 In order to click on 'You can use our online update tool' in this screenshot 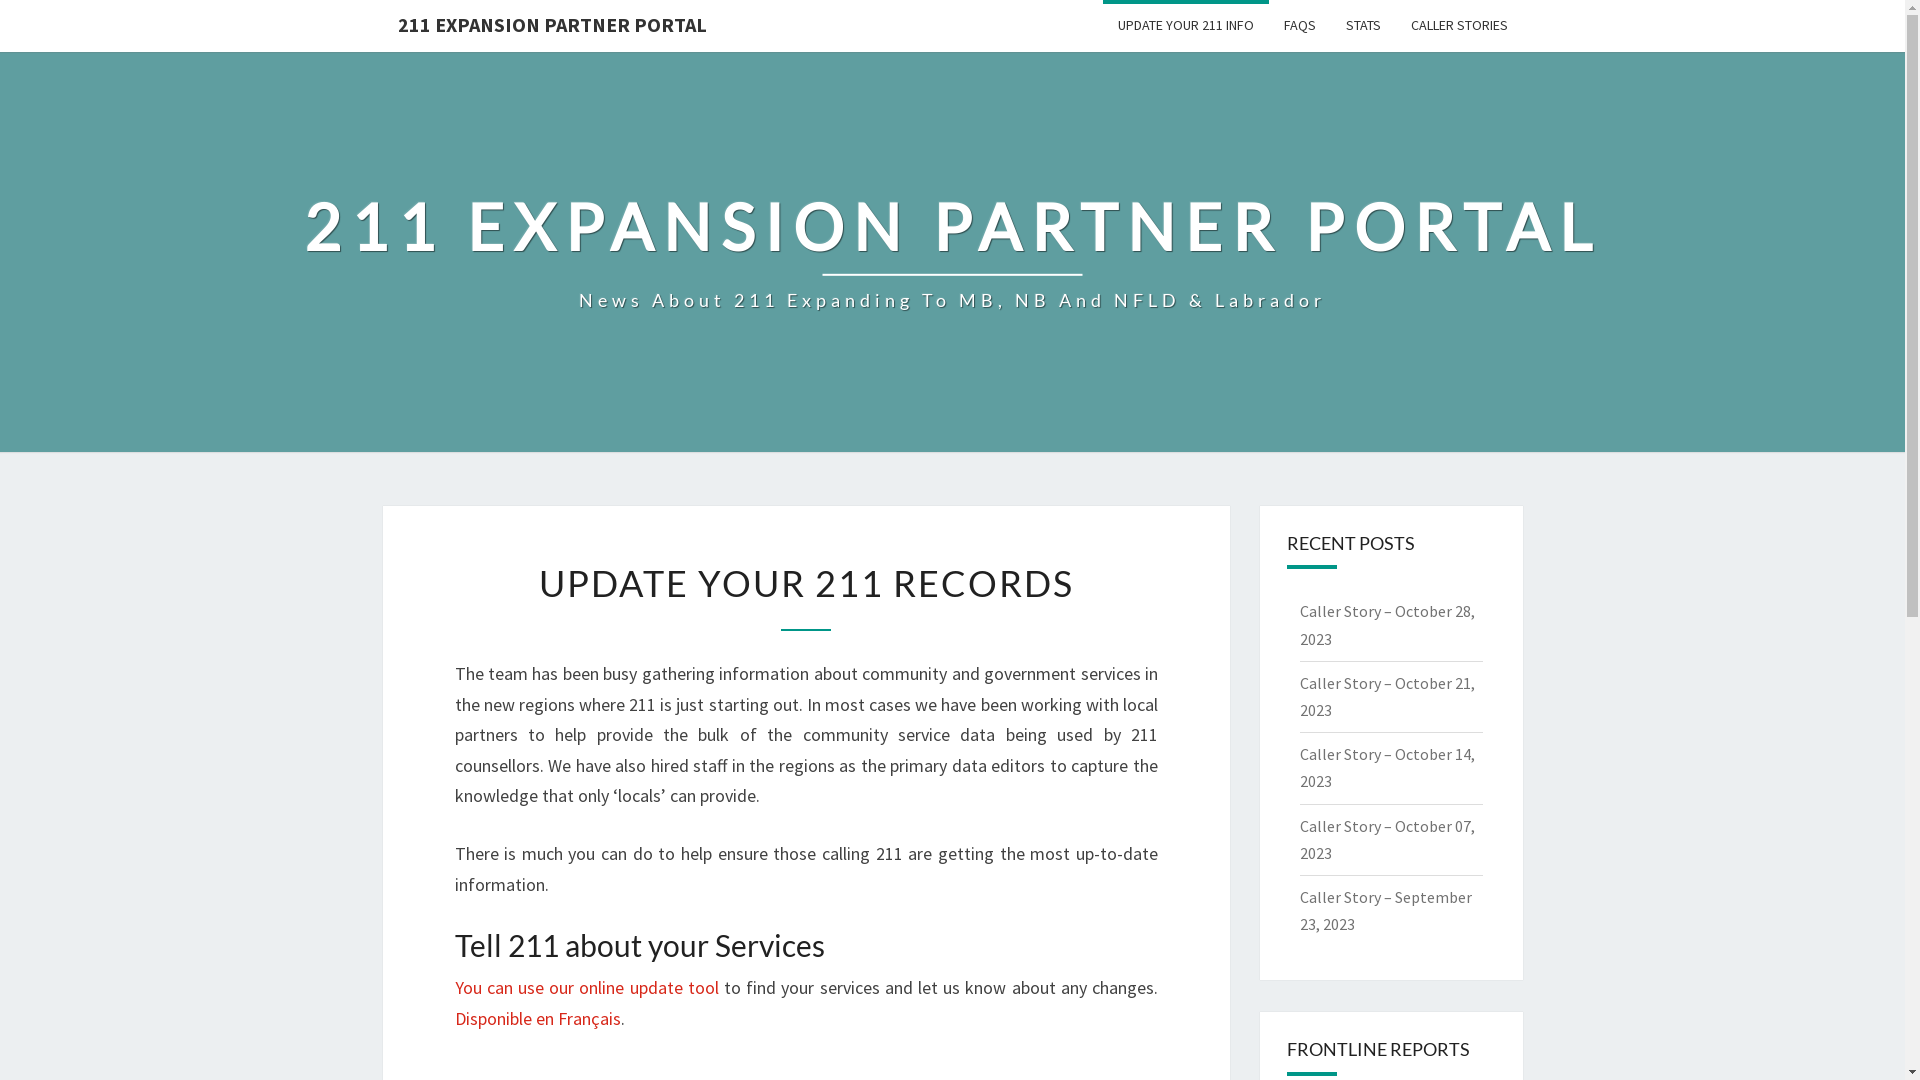, I will do `click(584, 986)`.